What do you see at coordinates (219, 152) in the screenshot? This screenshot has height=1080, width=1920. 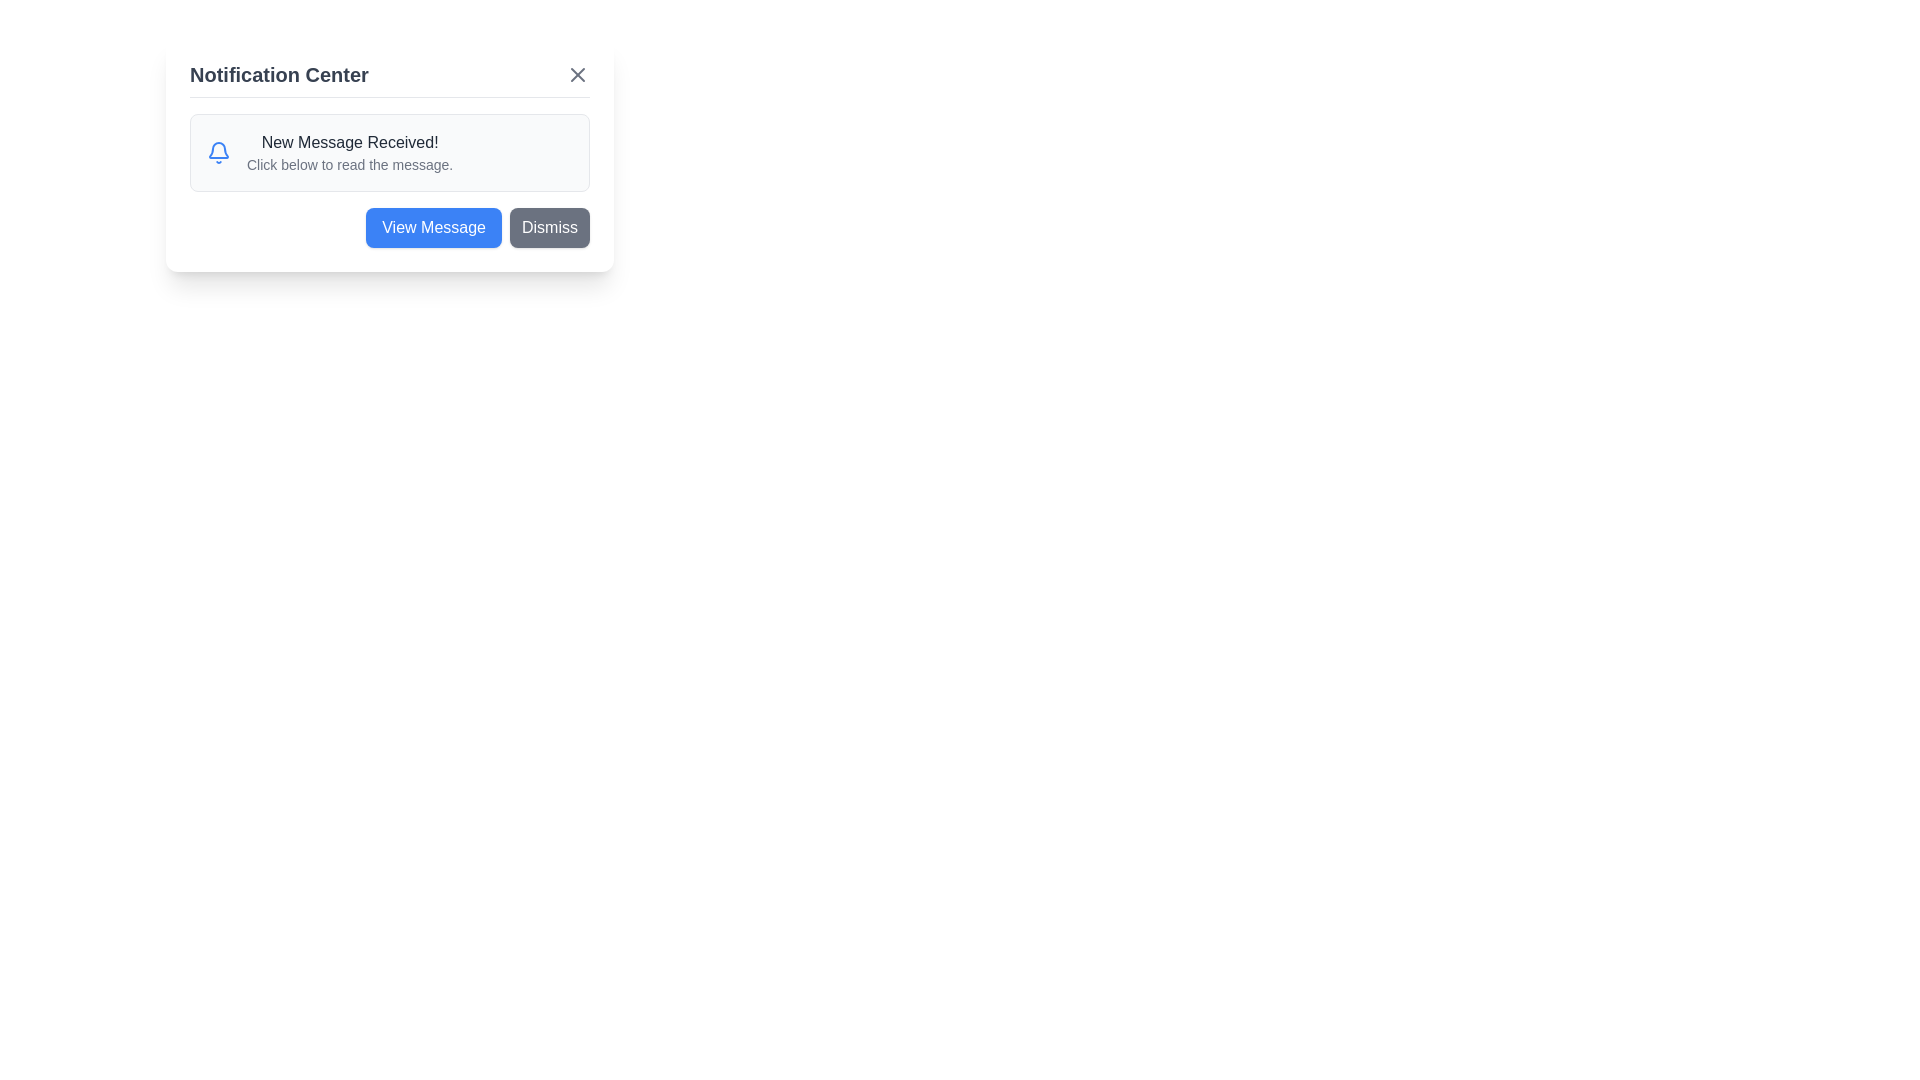 I see `the notification indicator bell icon located to the left of the 'New Message Received!' message within the notification card` at bounding box center [219, 152].